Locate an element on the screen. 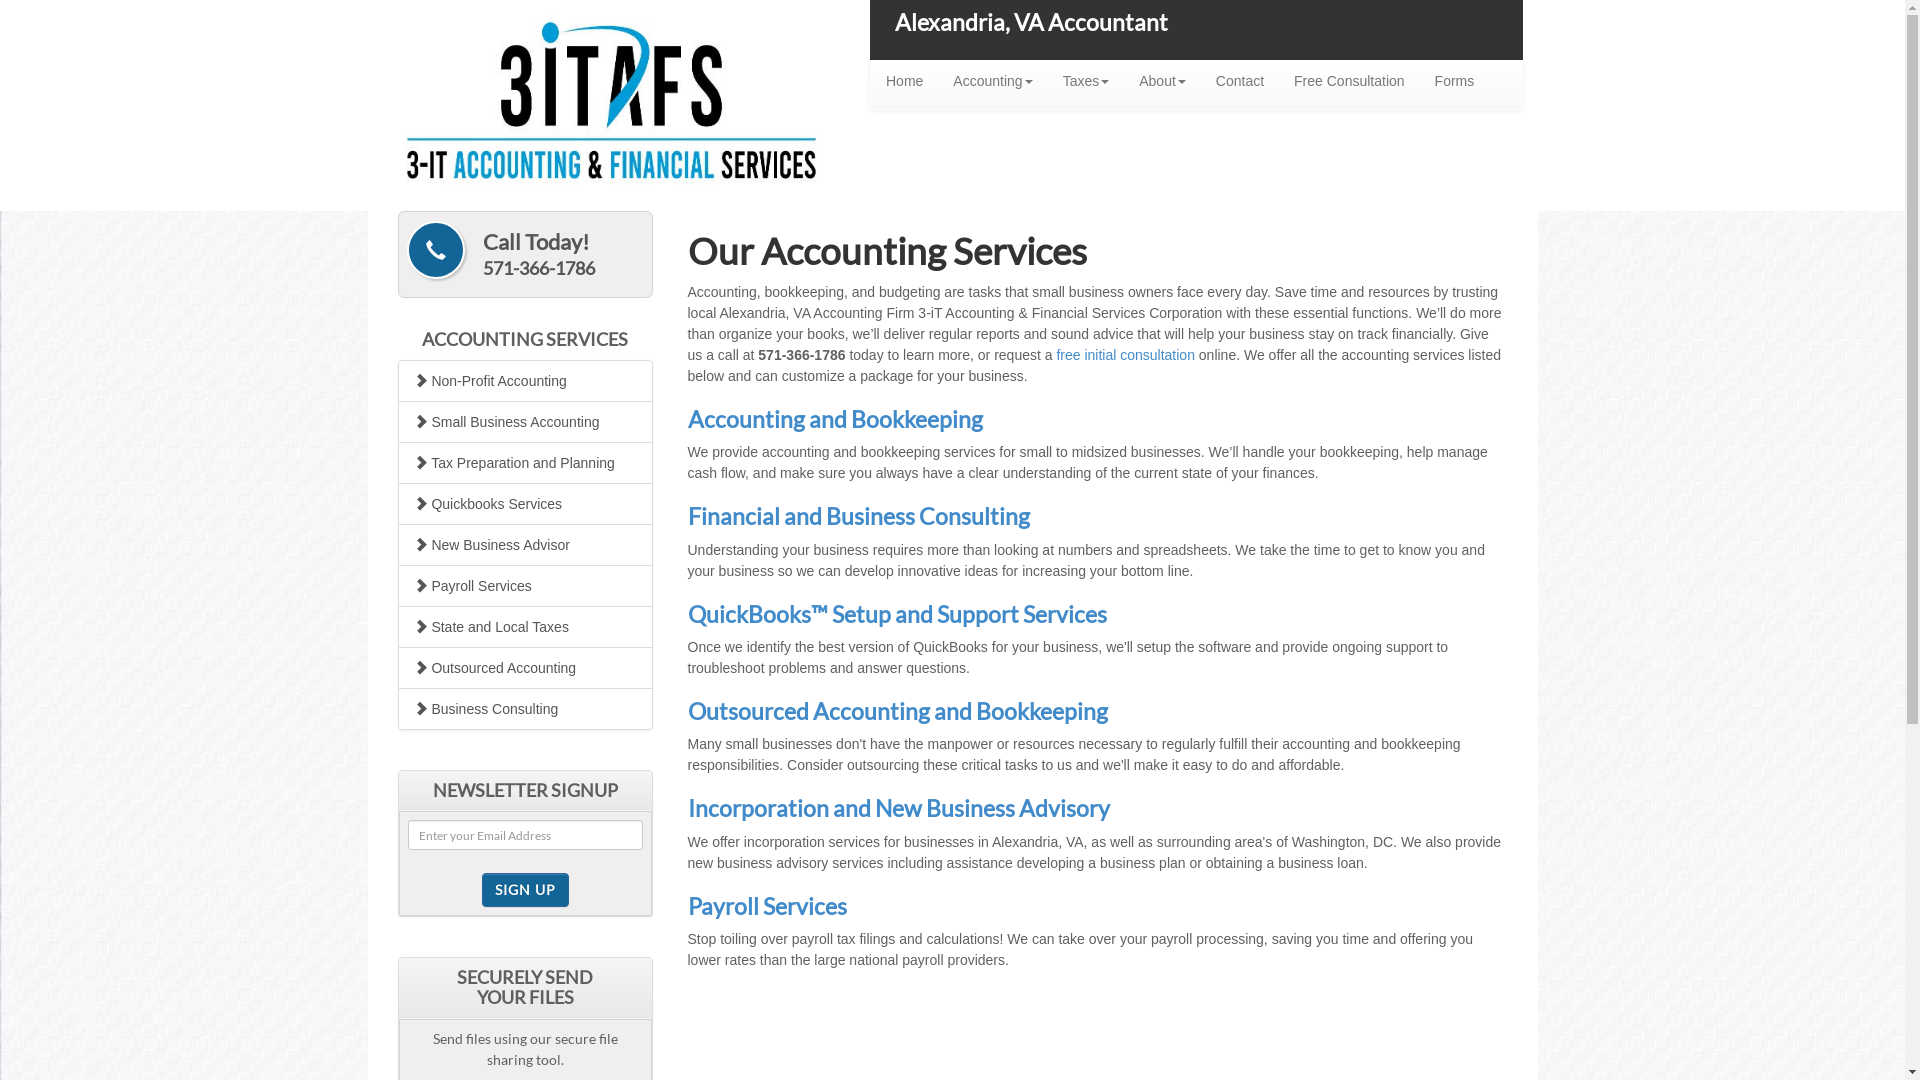 This screenshot has height=1080, width=1920. 'Quickbooks Services' is located at coordinates (525, 503).